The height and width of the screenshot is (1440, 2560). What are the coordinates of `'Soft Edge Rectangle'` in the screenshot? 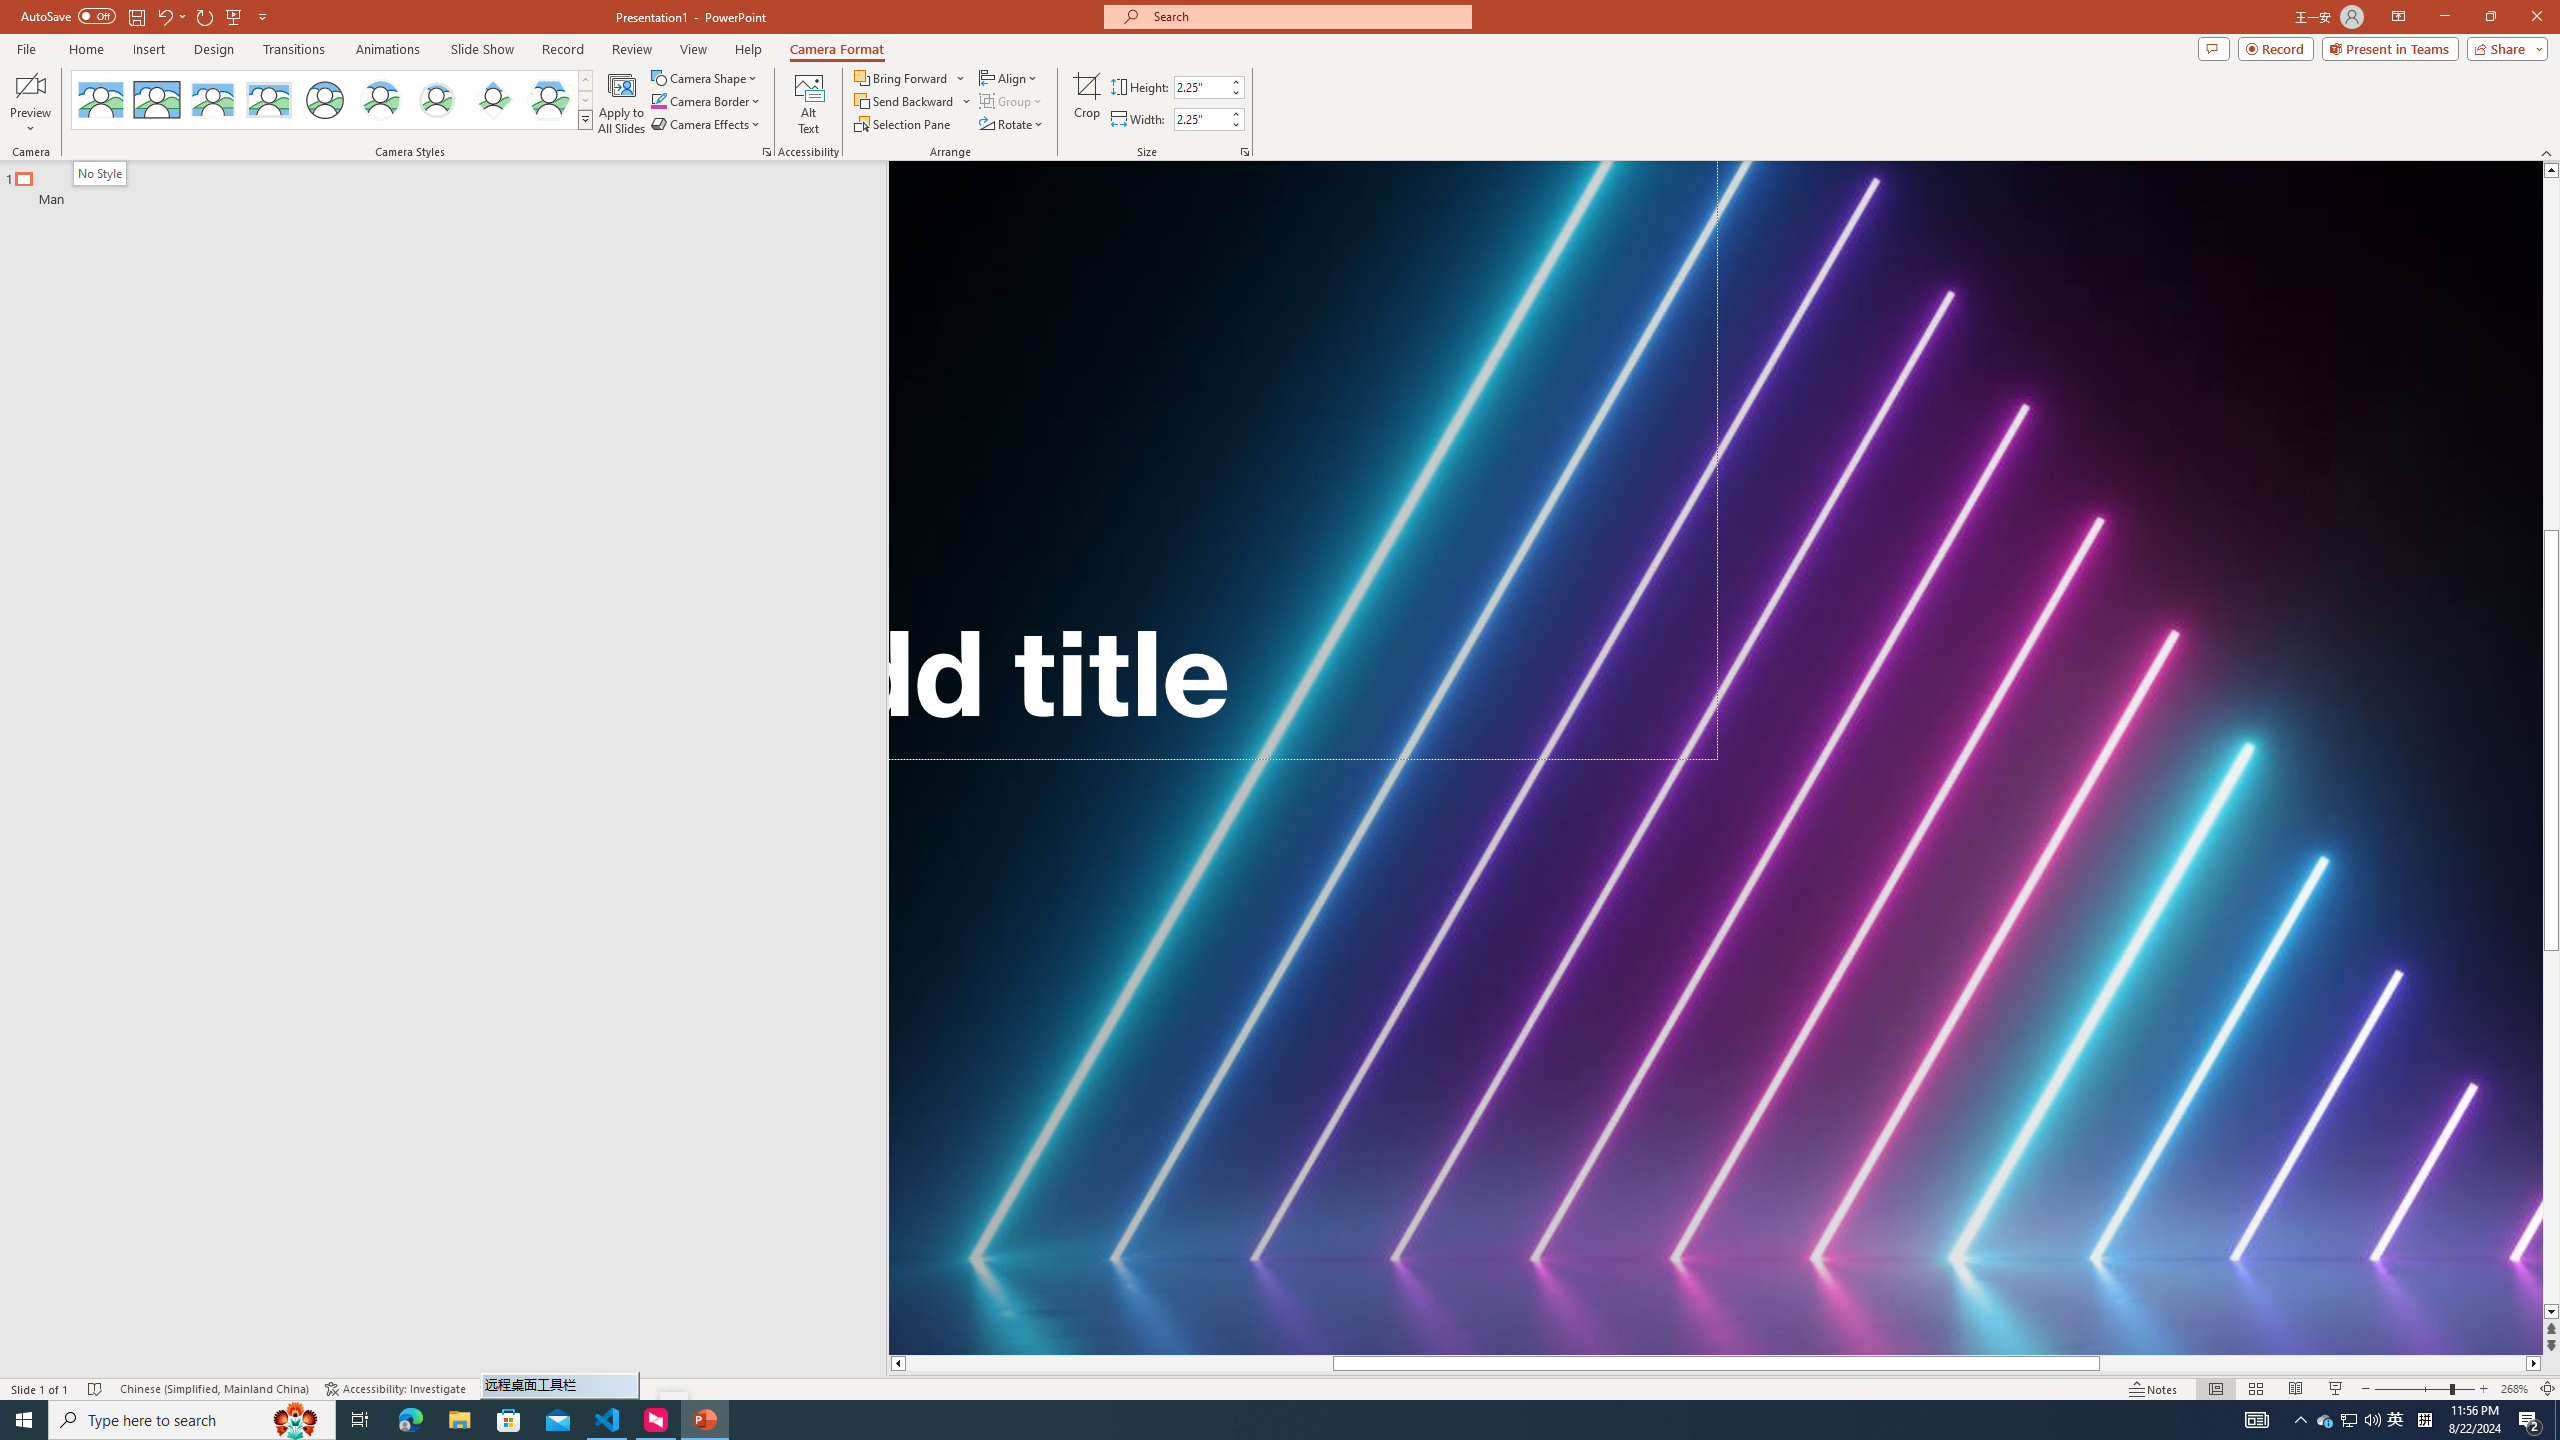 It's located at (268, 99).